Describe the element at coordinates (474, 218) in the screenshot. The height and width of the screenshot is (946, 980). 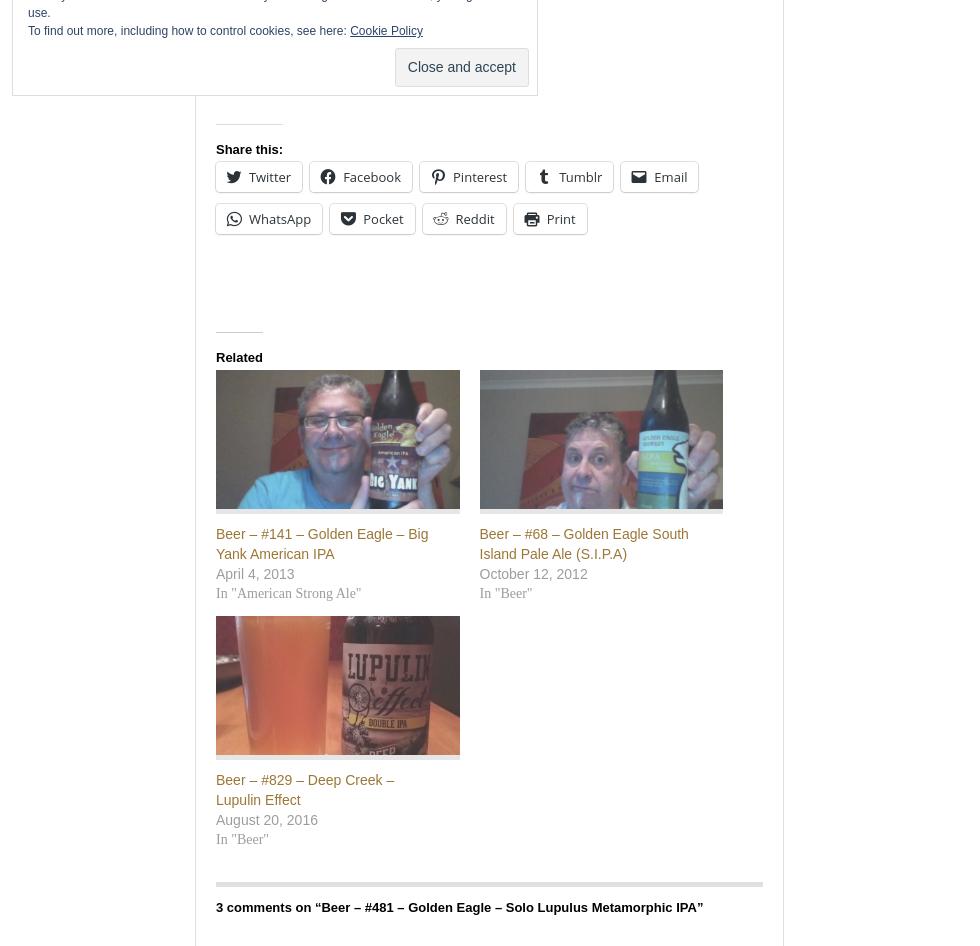
I see `'Reddit'` at that location.